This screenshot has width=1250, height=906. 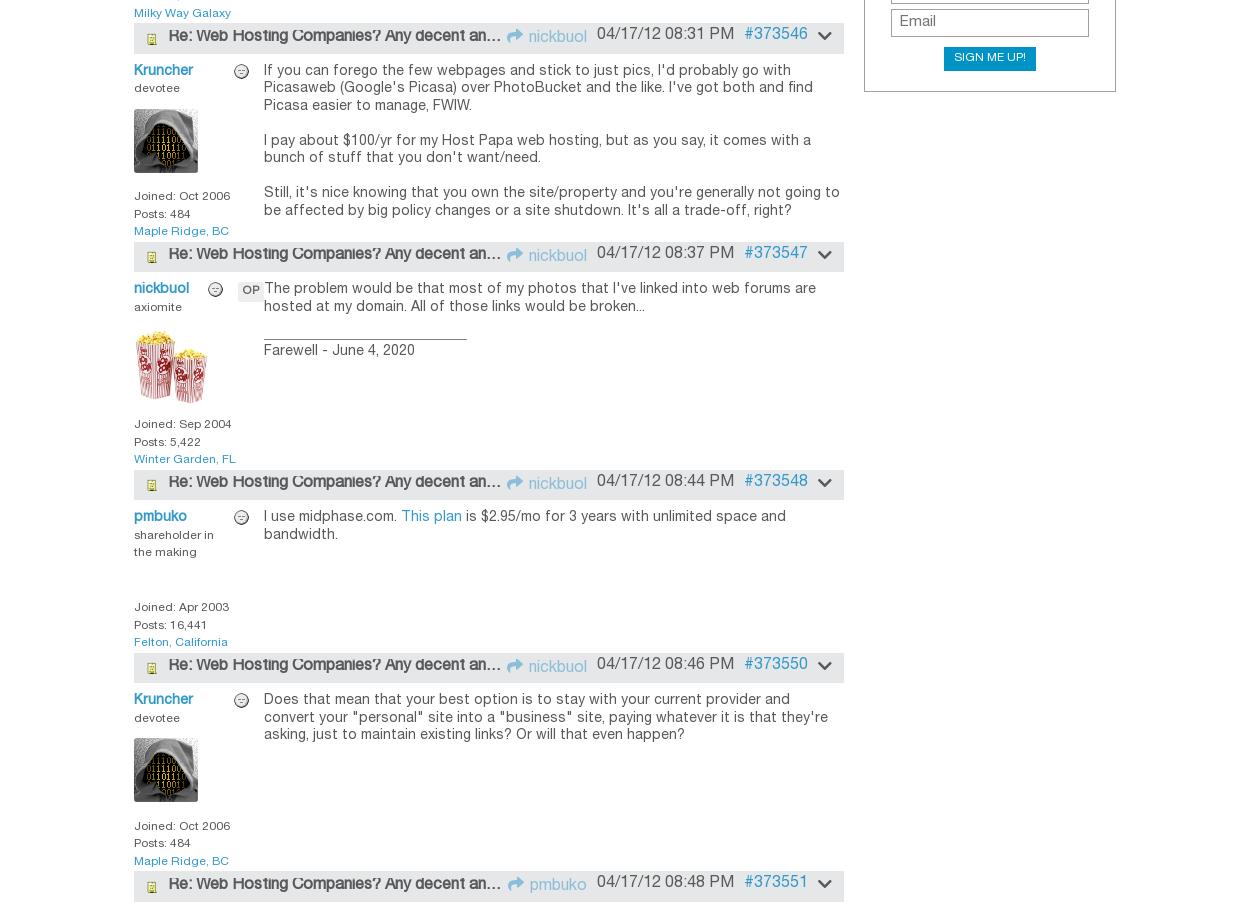 I want to click on 'shareholder in the making', so click(x=174, y=543).